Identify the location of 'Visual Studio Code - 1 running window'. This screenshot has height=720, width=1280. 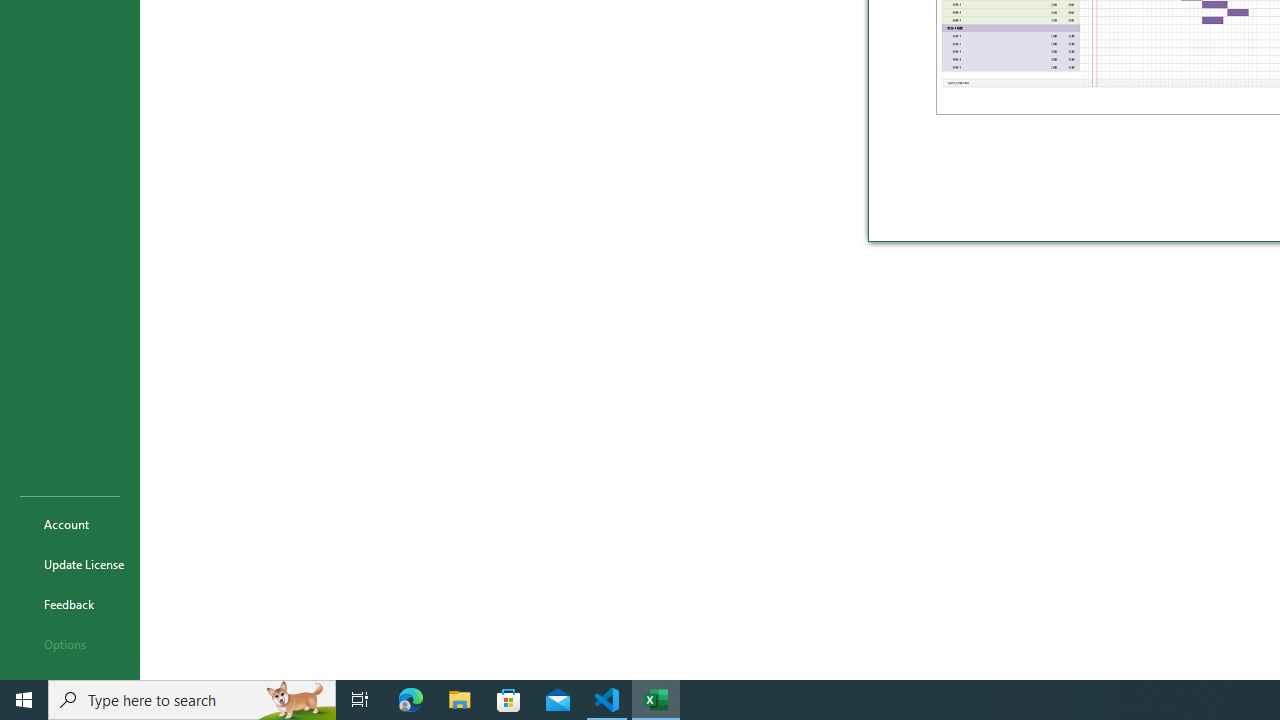
(606, 698).